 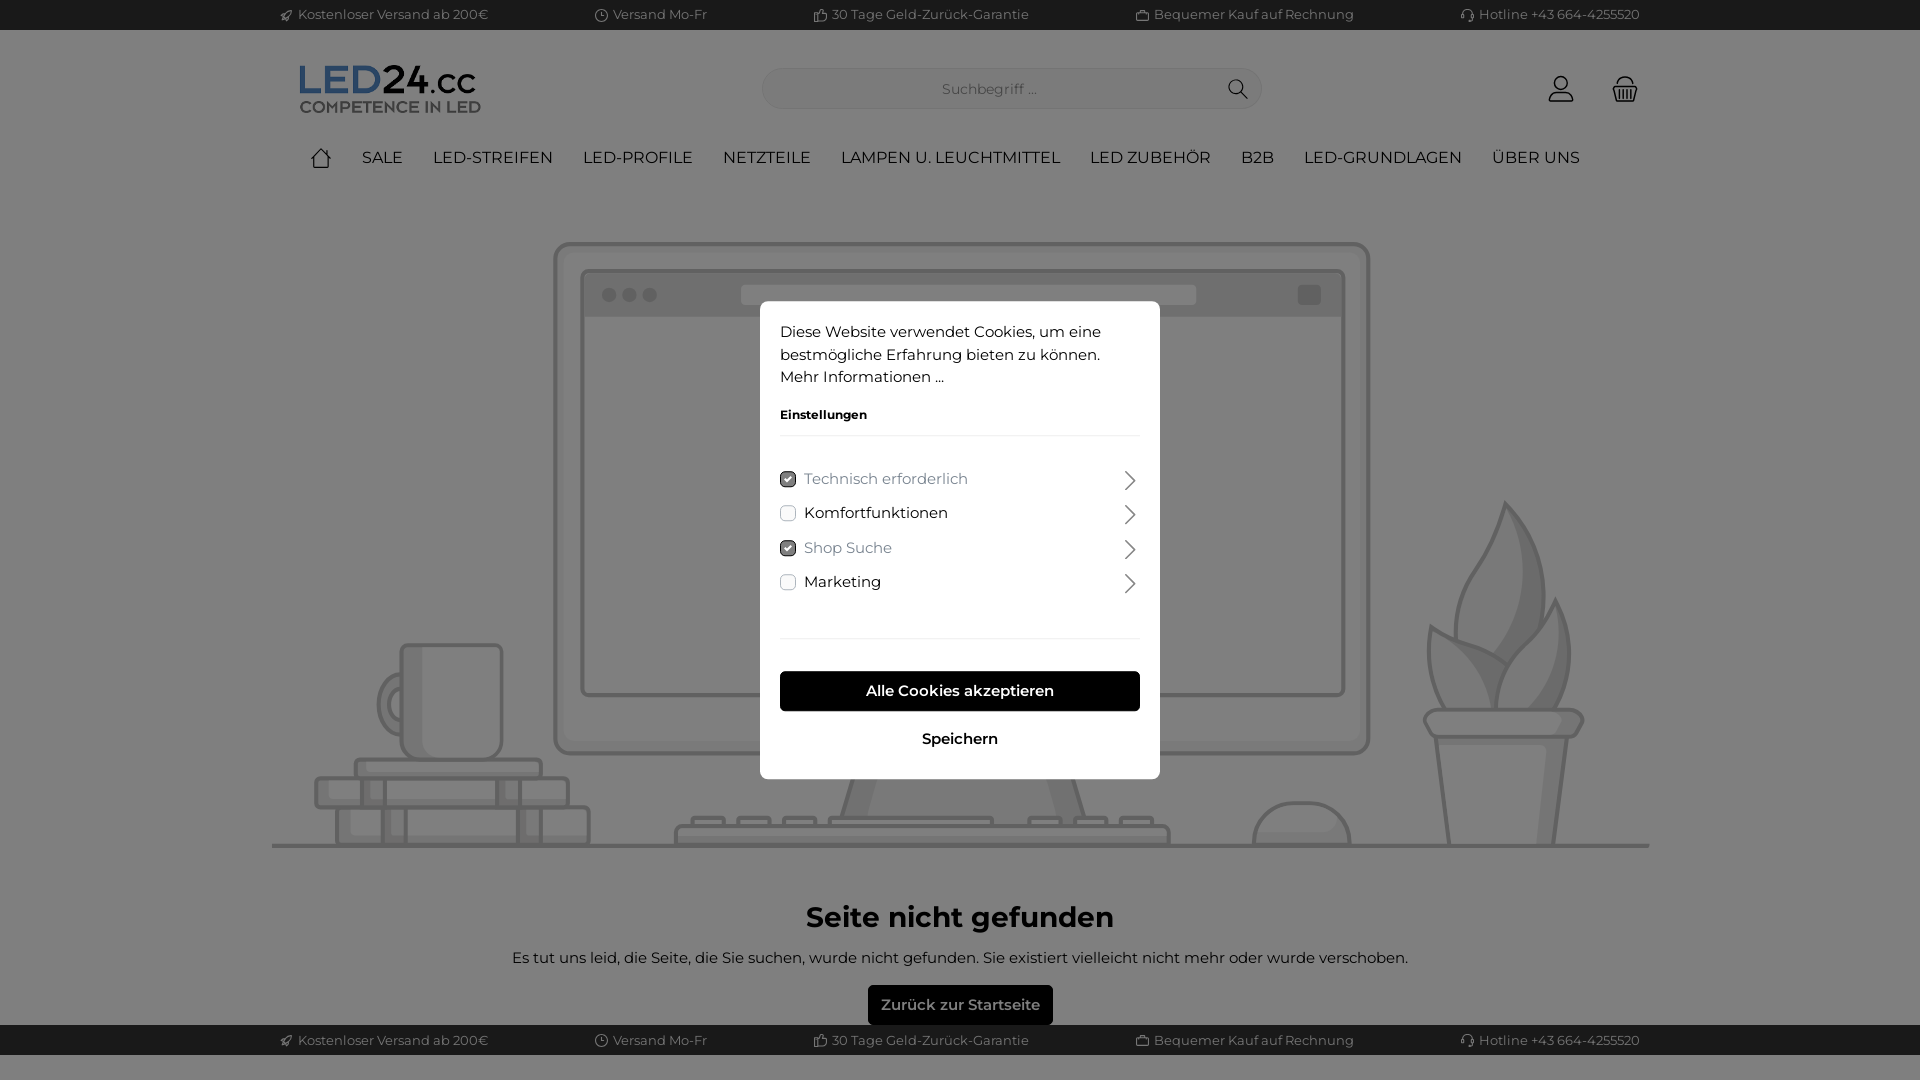 What do you see at coordinates (581, 157) in the screenshot?
I see `'LED-PROFILE'` at bounding box center [581, 157].